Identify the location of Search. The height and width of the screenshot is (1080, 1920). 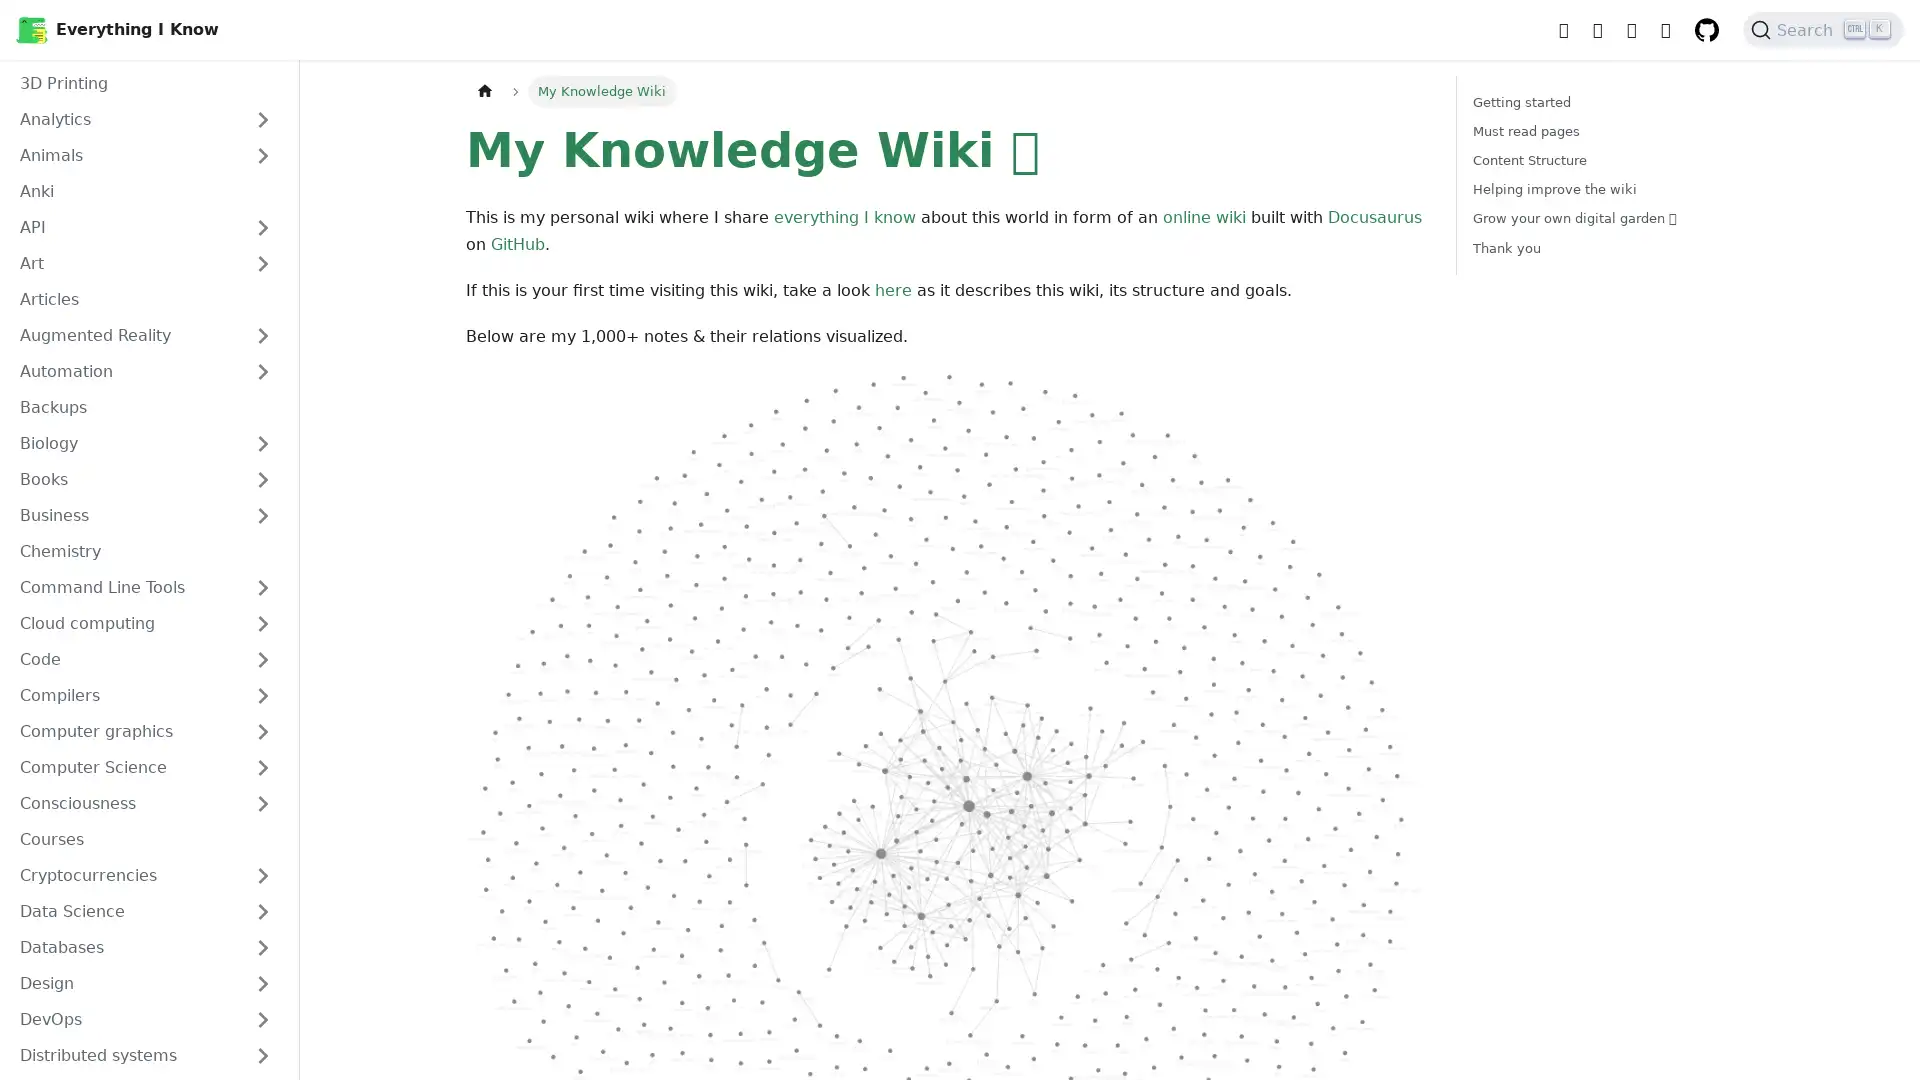
(1823, 30).